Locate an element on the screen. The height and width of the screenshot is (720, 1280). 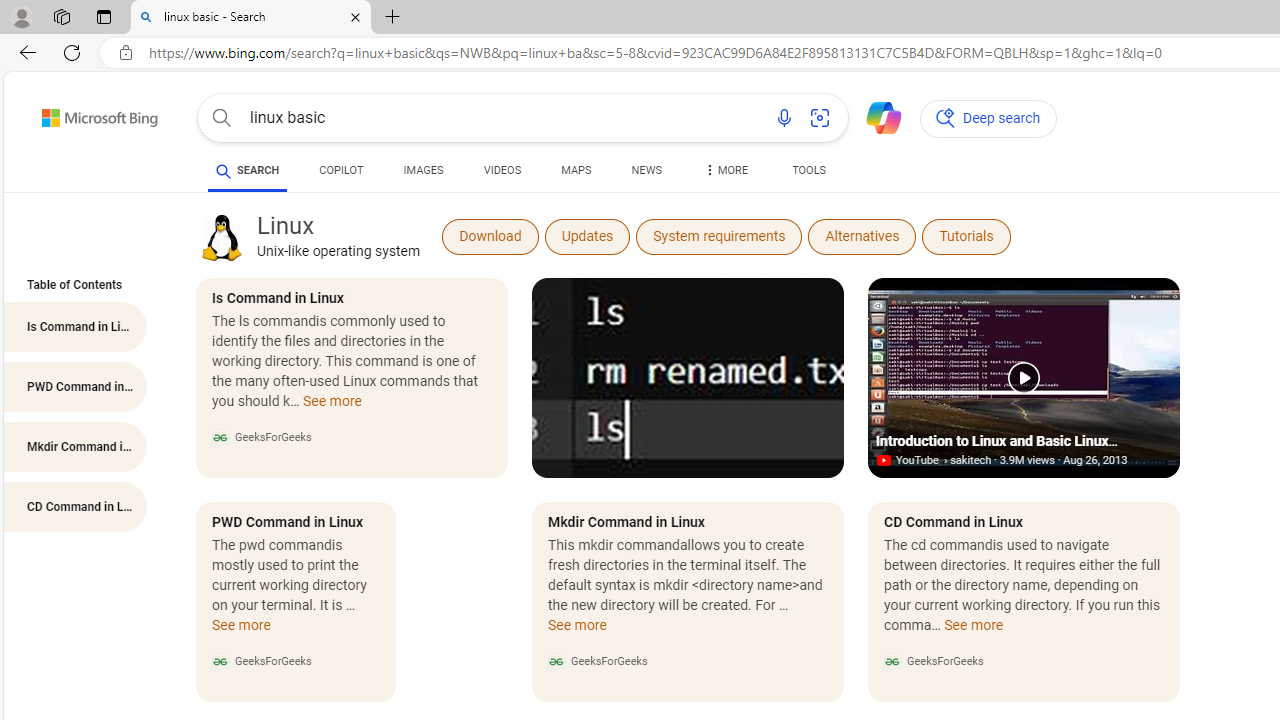
'Alternatives' is located at coordinates (862, 235).